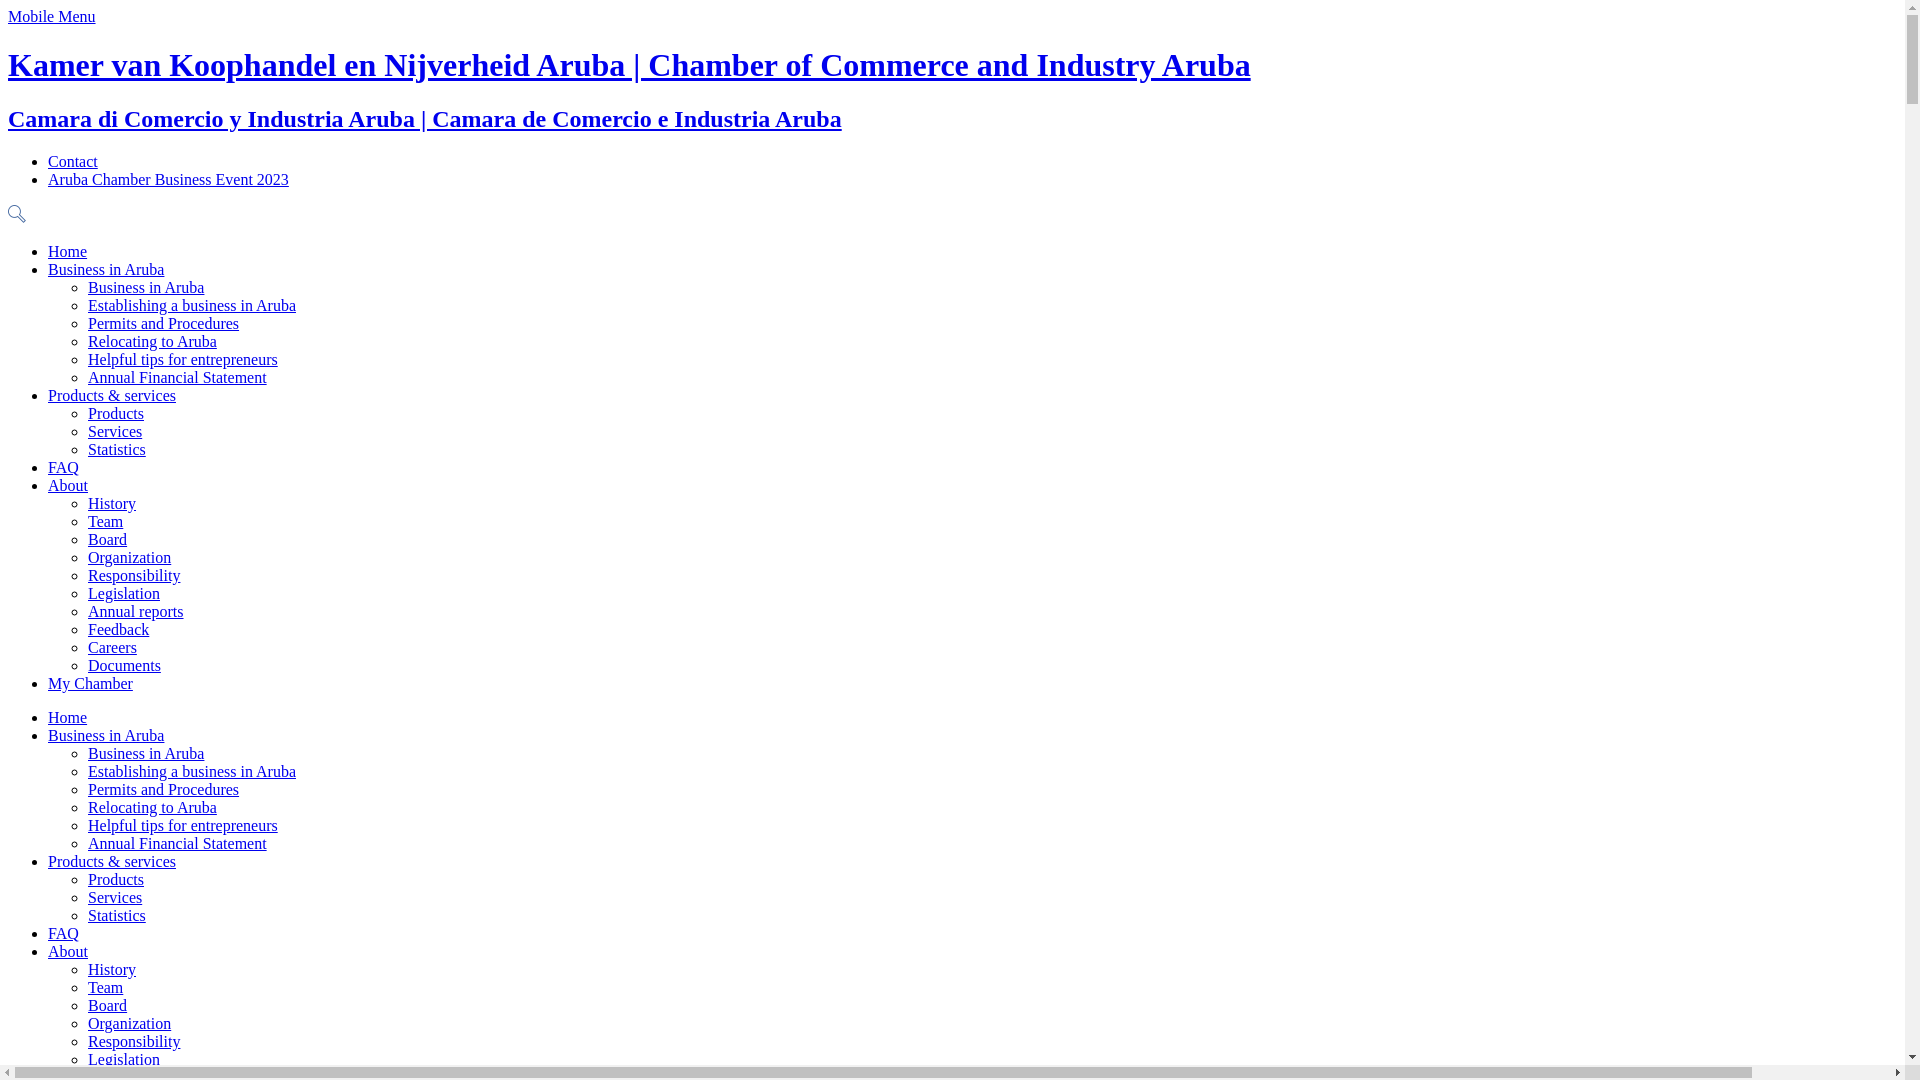 Image resolution: width=1920 pixels, height=1080 pixels. Describe the element at coordinates (86, 986) in the screenshot. I see `'Team'` at that location.